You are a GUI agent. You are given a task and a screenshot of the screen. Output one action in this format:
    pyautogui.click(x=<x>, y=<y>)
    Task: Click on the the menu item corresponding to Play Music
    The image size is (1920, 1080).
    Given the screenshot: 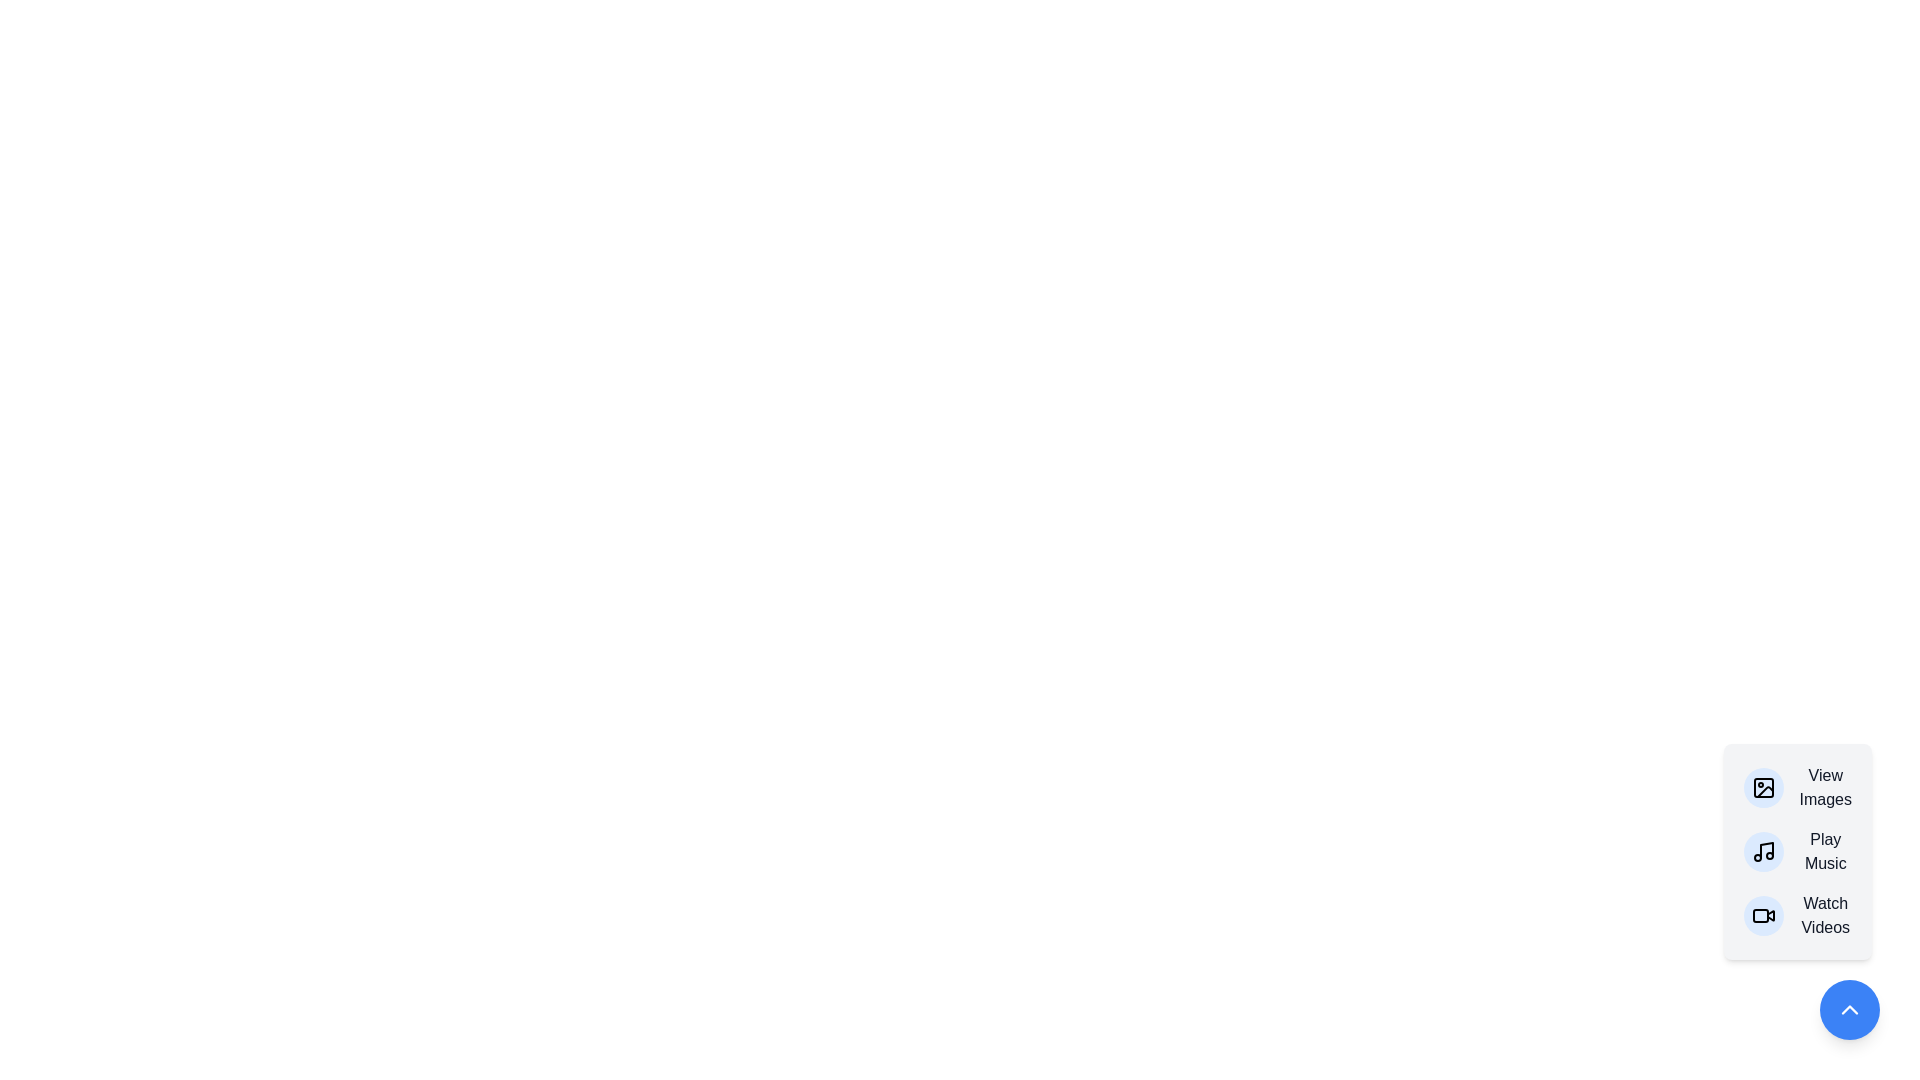 What is the action you would take?
    pyautogui.click(x=1797, y=852)
    